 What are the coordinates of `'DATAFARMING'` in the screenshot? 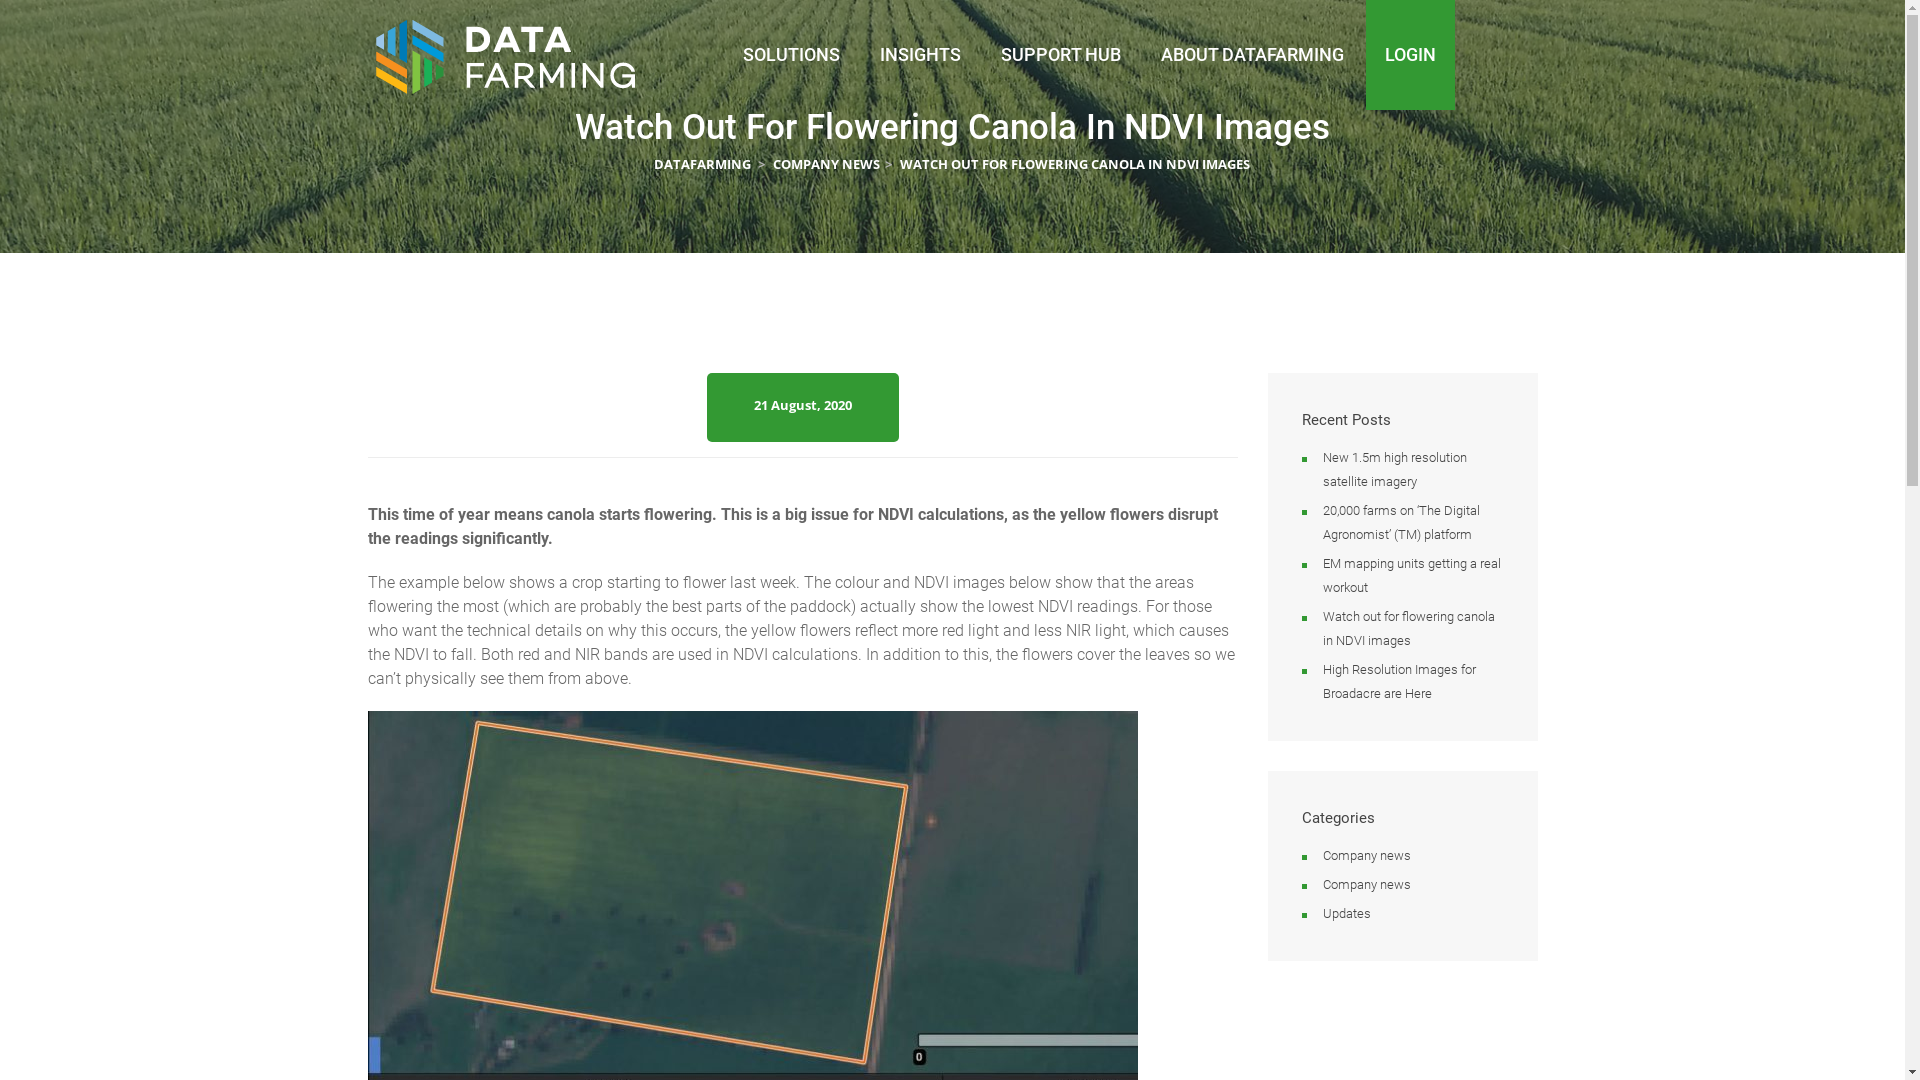 It's located at (653, 163).